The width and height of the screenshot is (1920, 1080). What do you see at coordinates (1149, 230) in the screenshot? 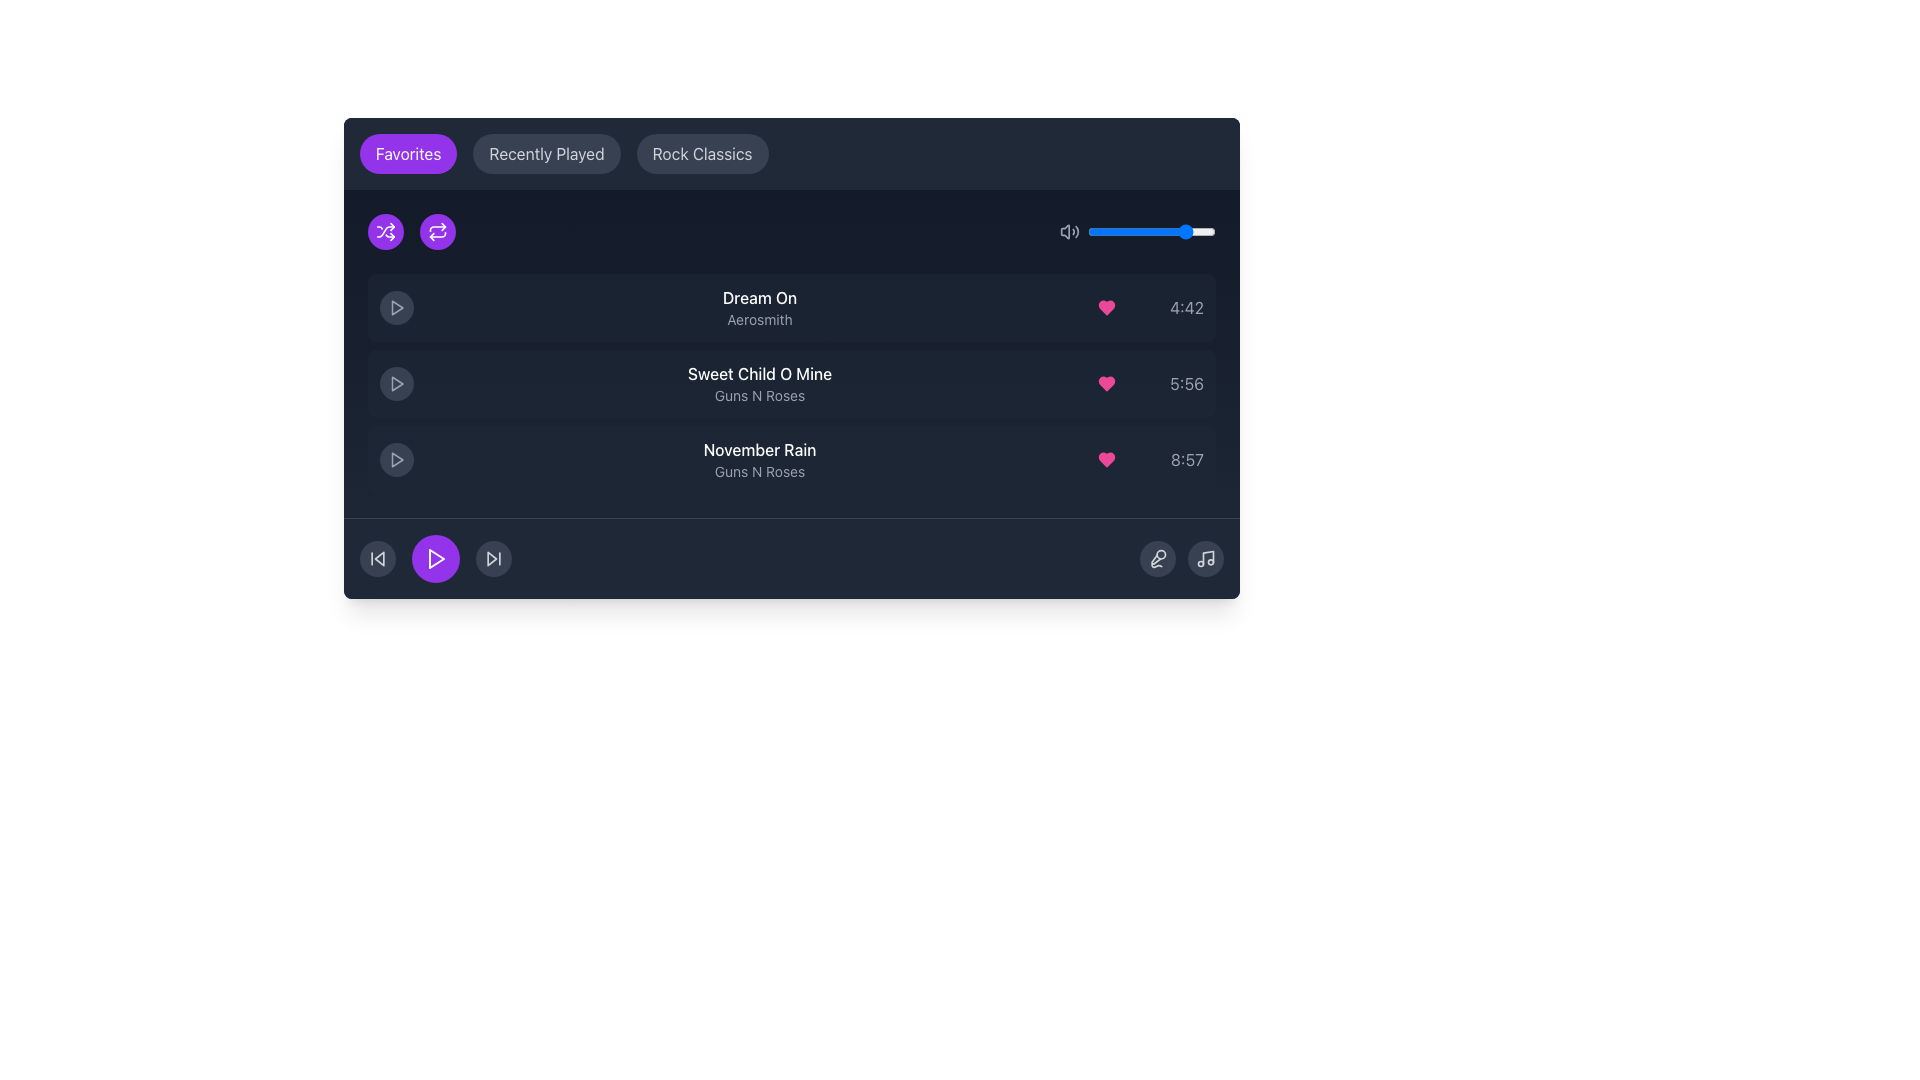
I see `the volume` at bounding box center [1149, 230].